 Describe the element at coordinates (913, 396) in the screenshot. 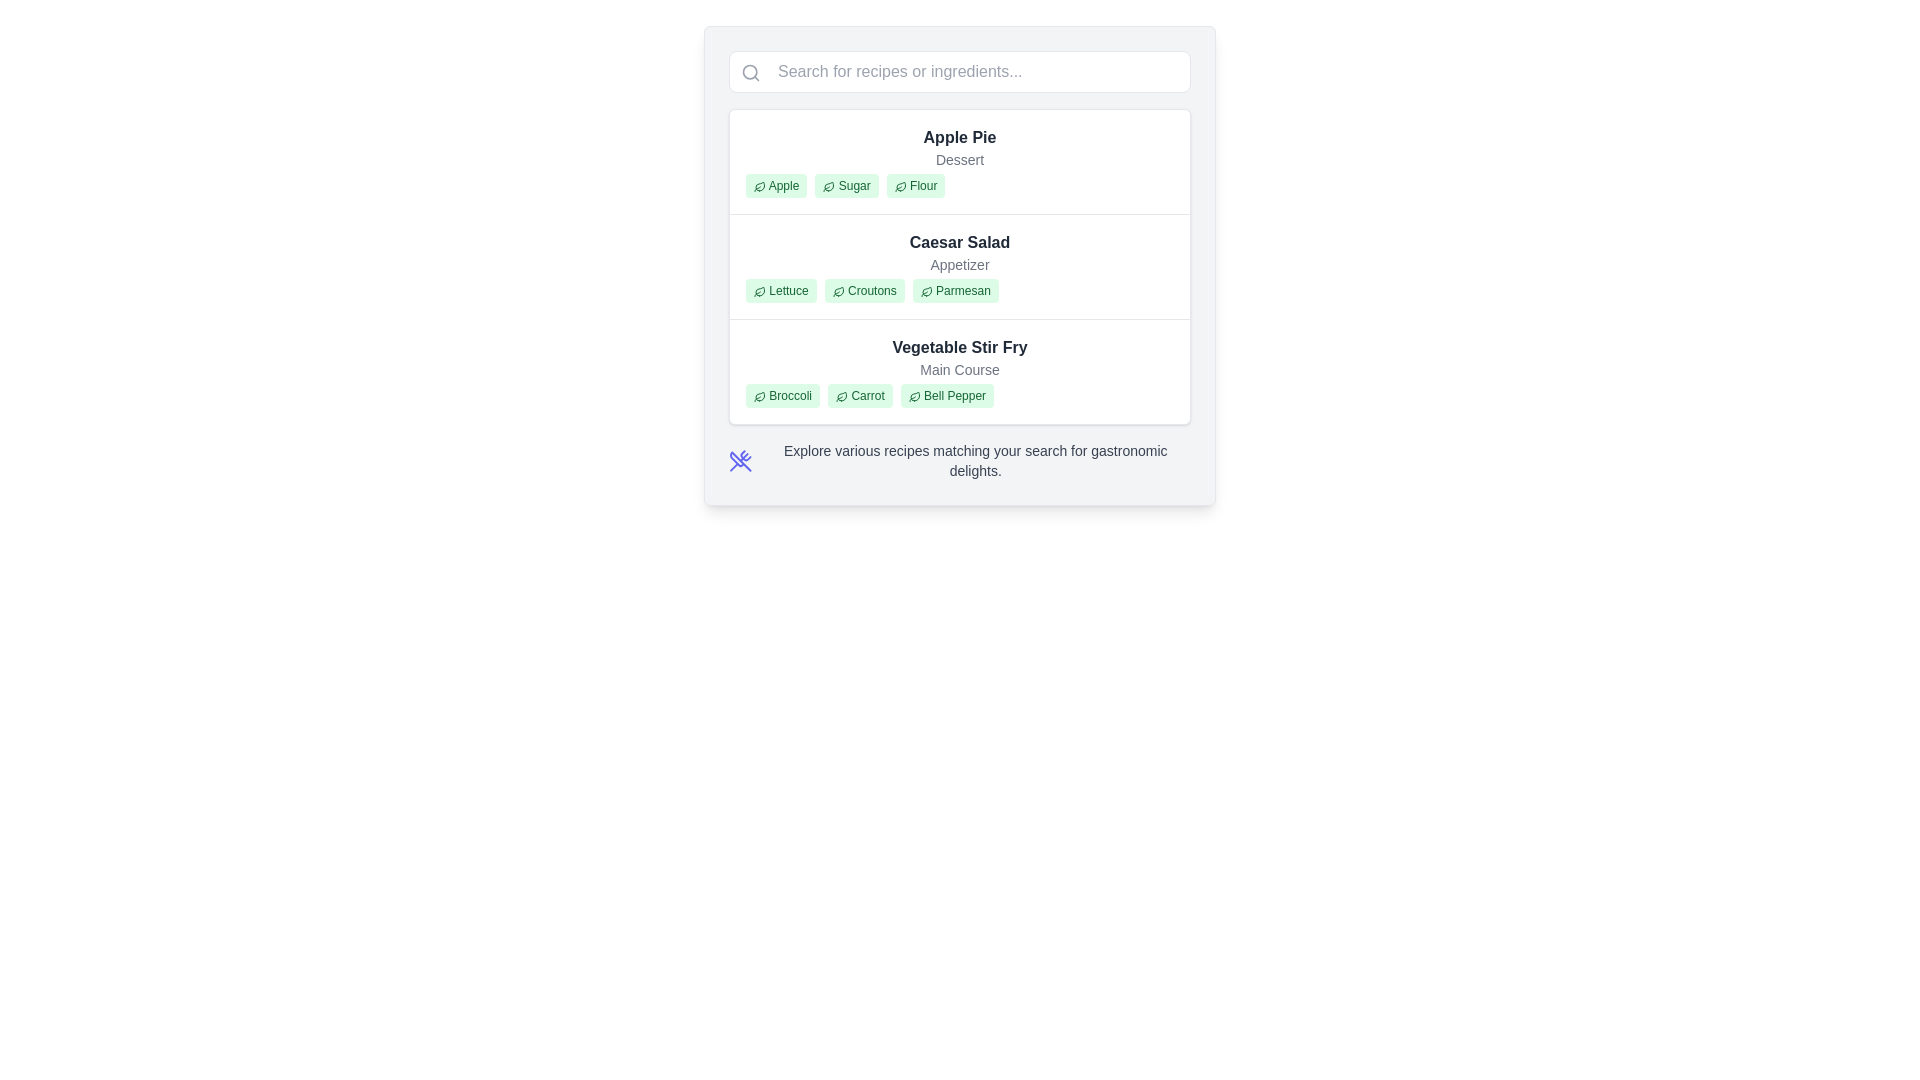

I see `the decorative icon representing 'Bell Pepper' within the 'Vegetable Stir Fry' section of the green label` at that location.